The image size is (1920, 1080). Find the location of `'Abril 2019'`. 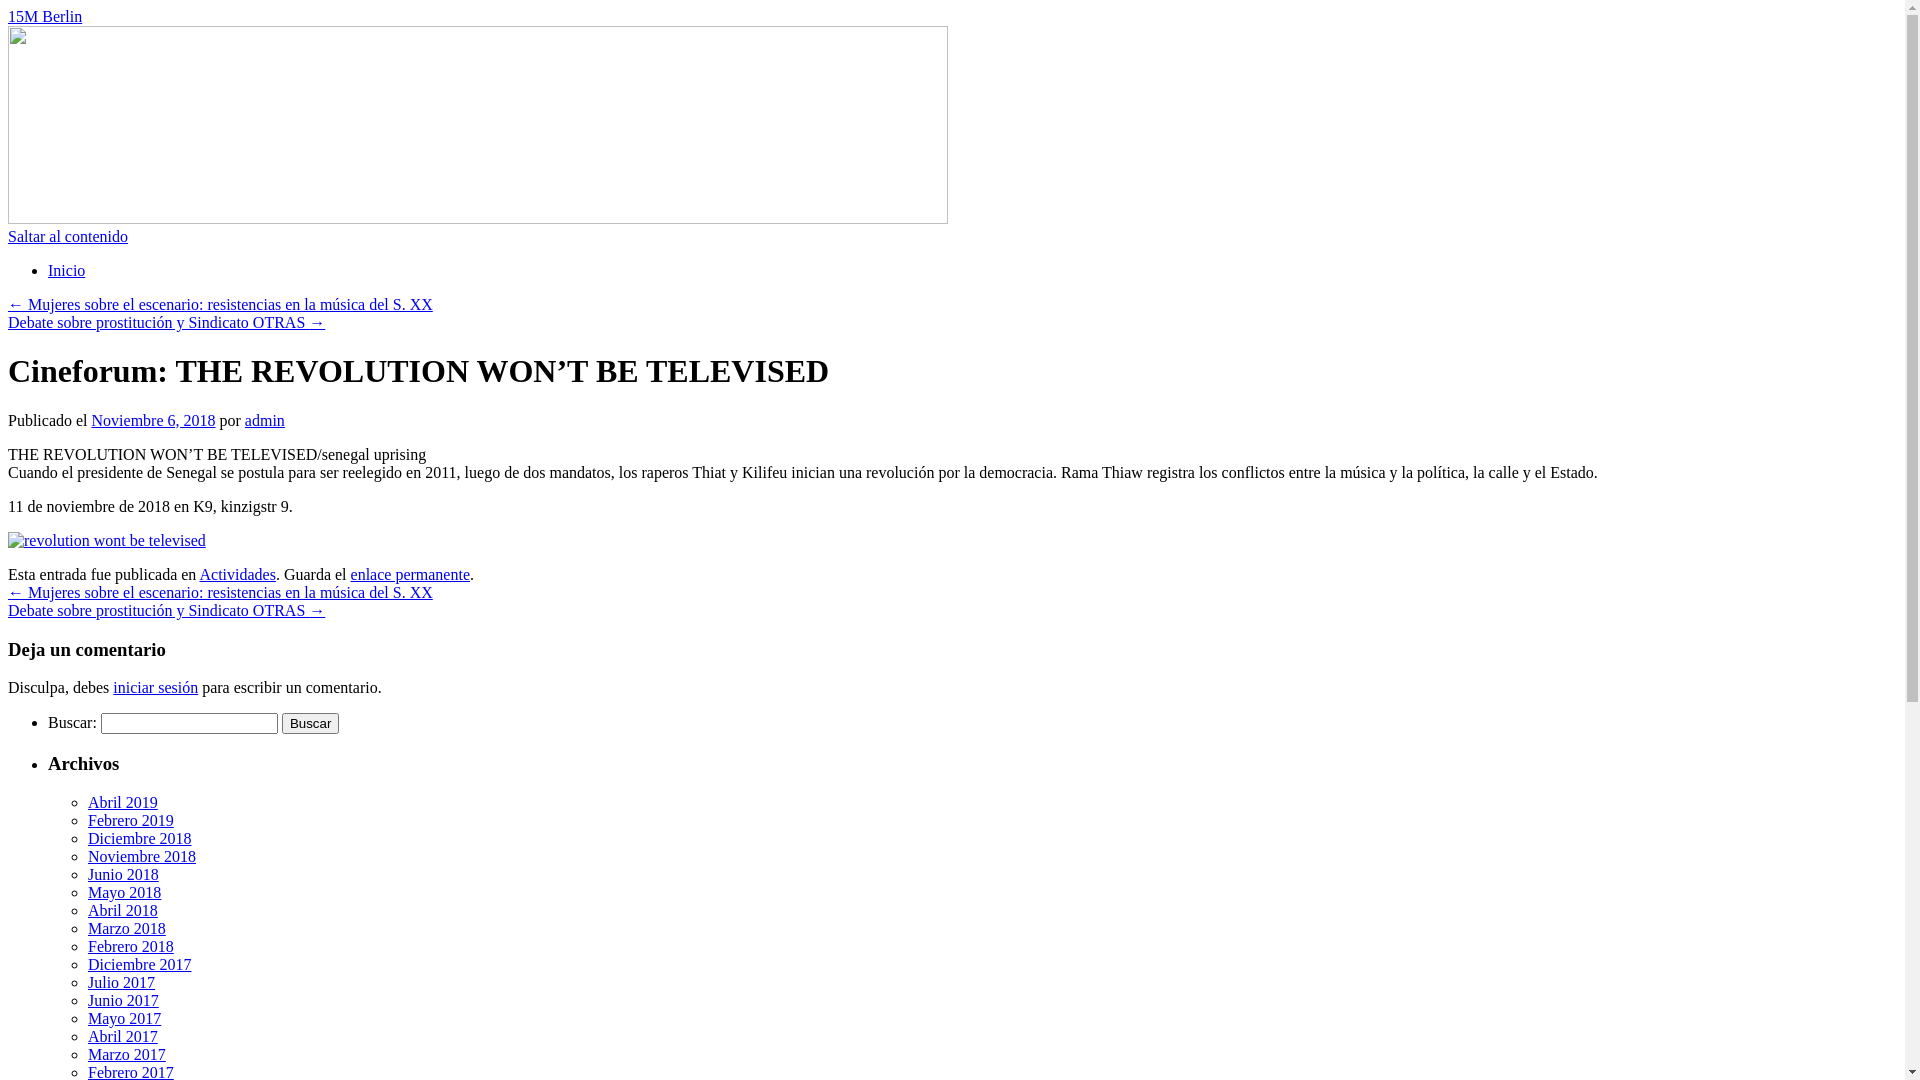

'Abril 2019' is located at coordinates (122, 801).